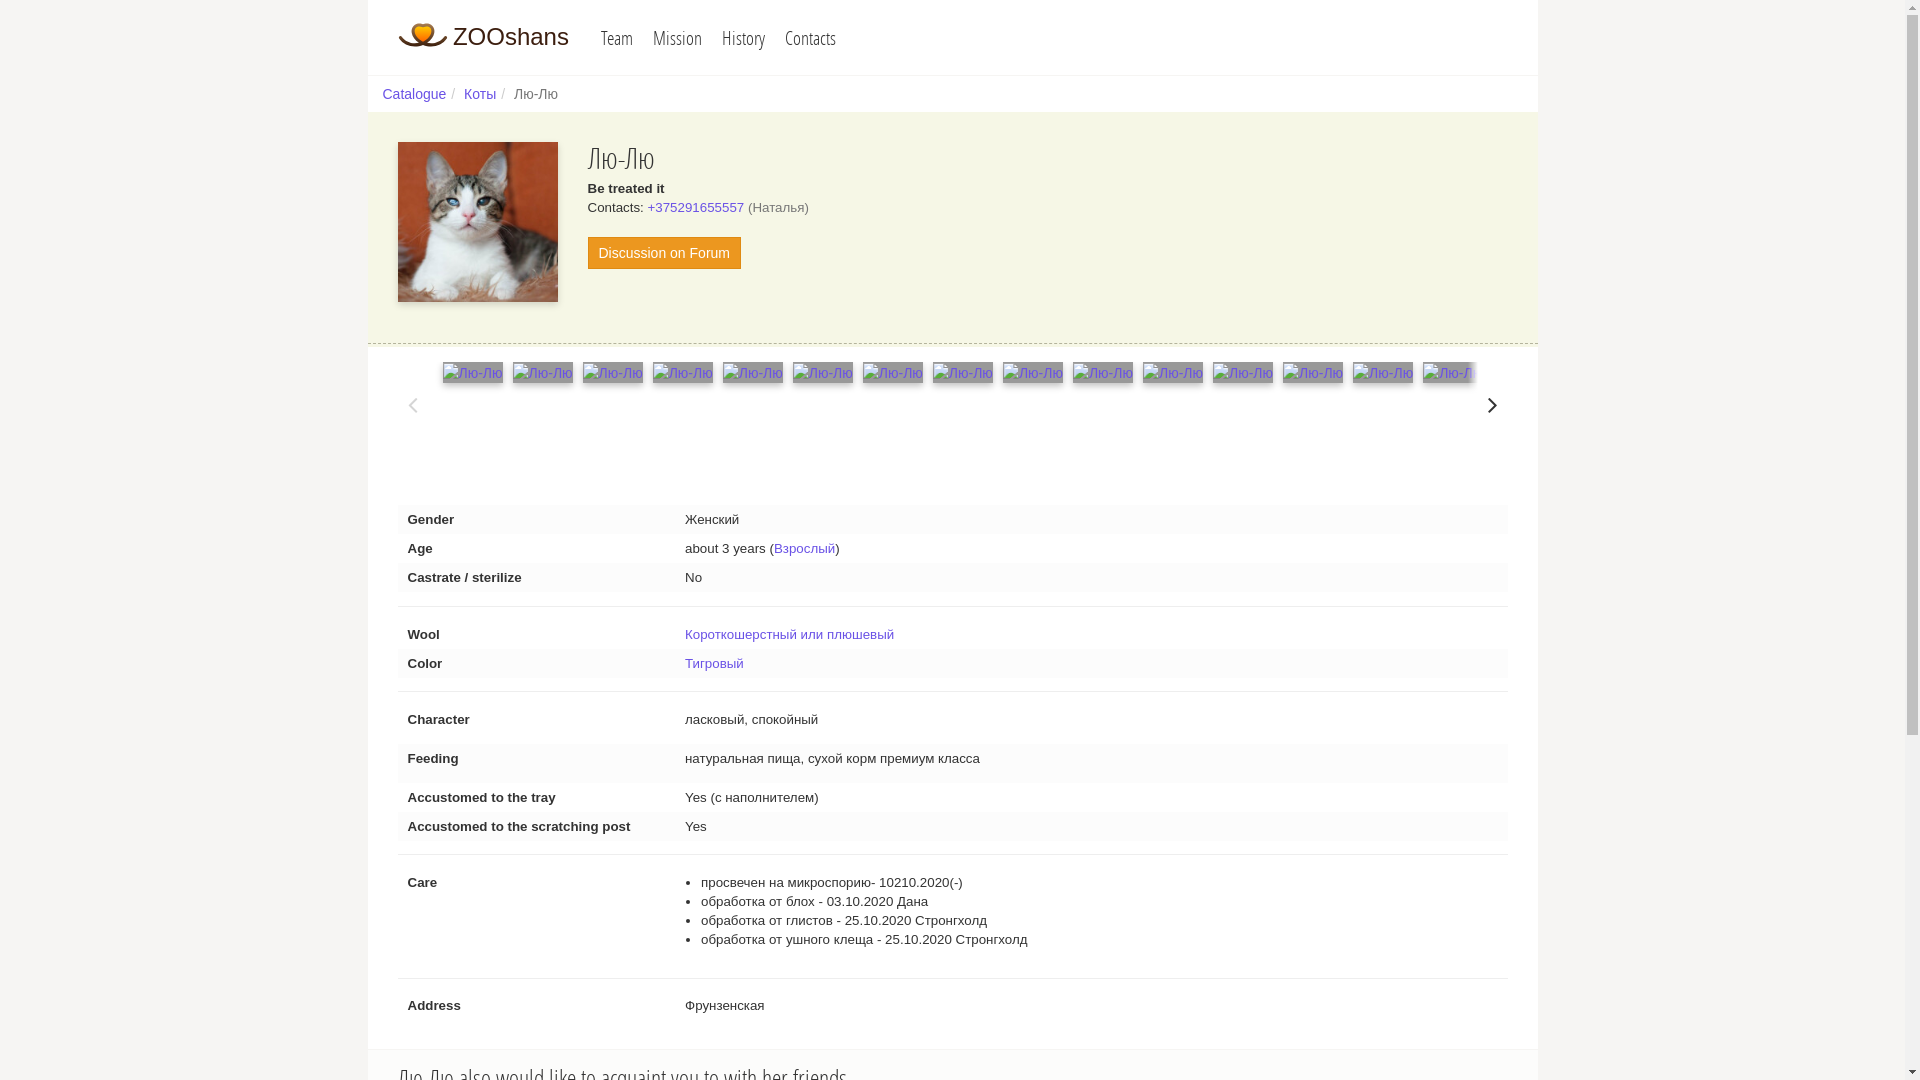 The width and height of the screenshot is (1920, 1080). I want to click on '+375291655557', so click(648, 207).